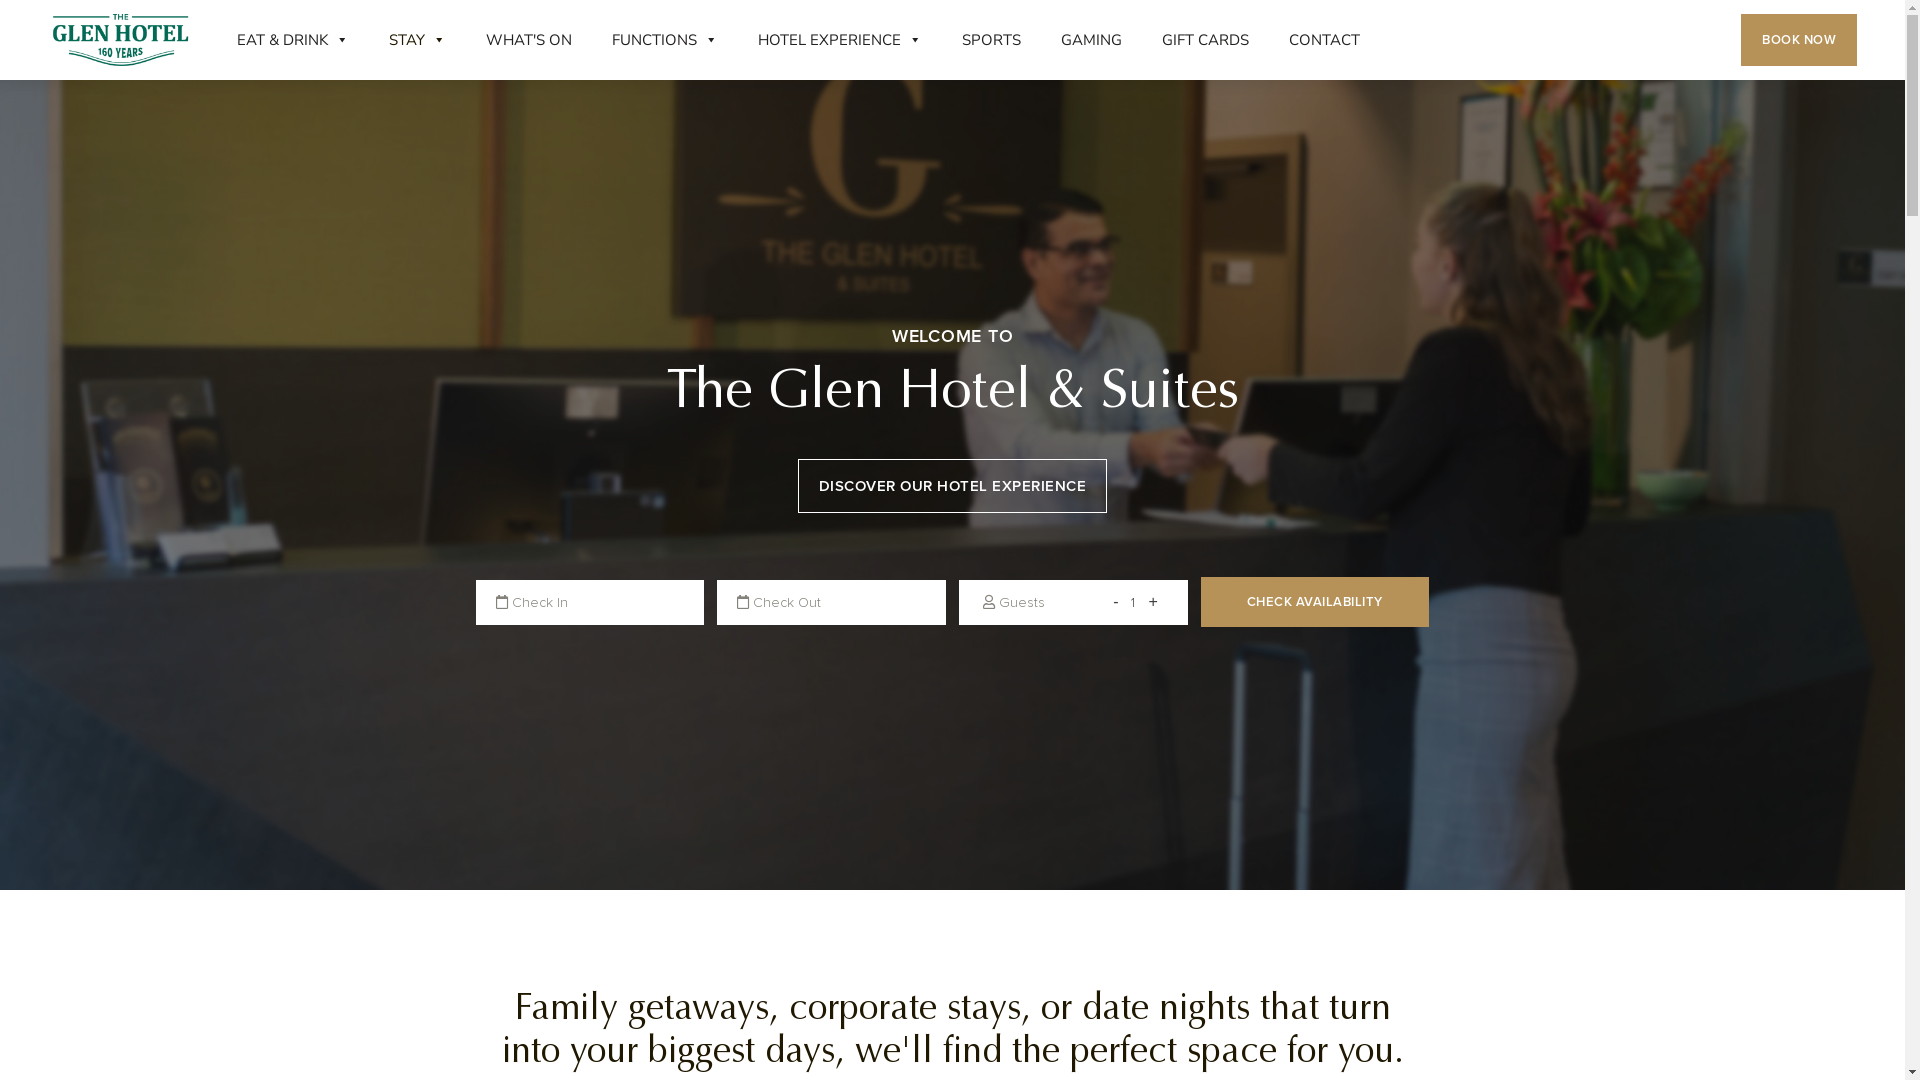  What do you see at coordinates (1324, 39) in the screenshot?
I see `'CONTACT'` at bounding box center [1324, 39].